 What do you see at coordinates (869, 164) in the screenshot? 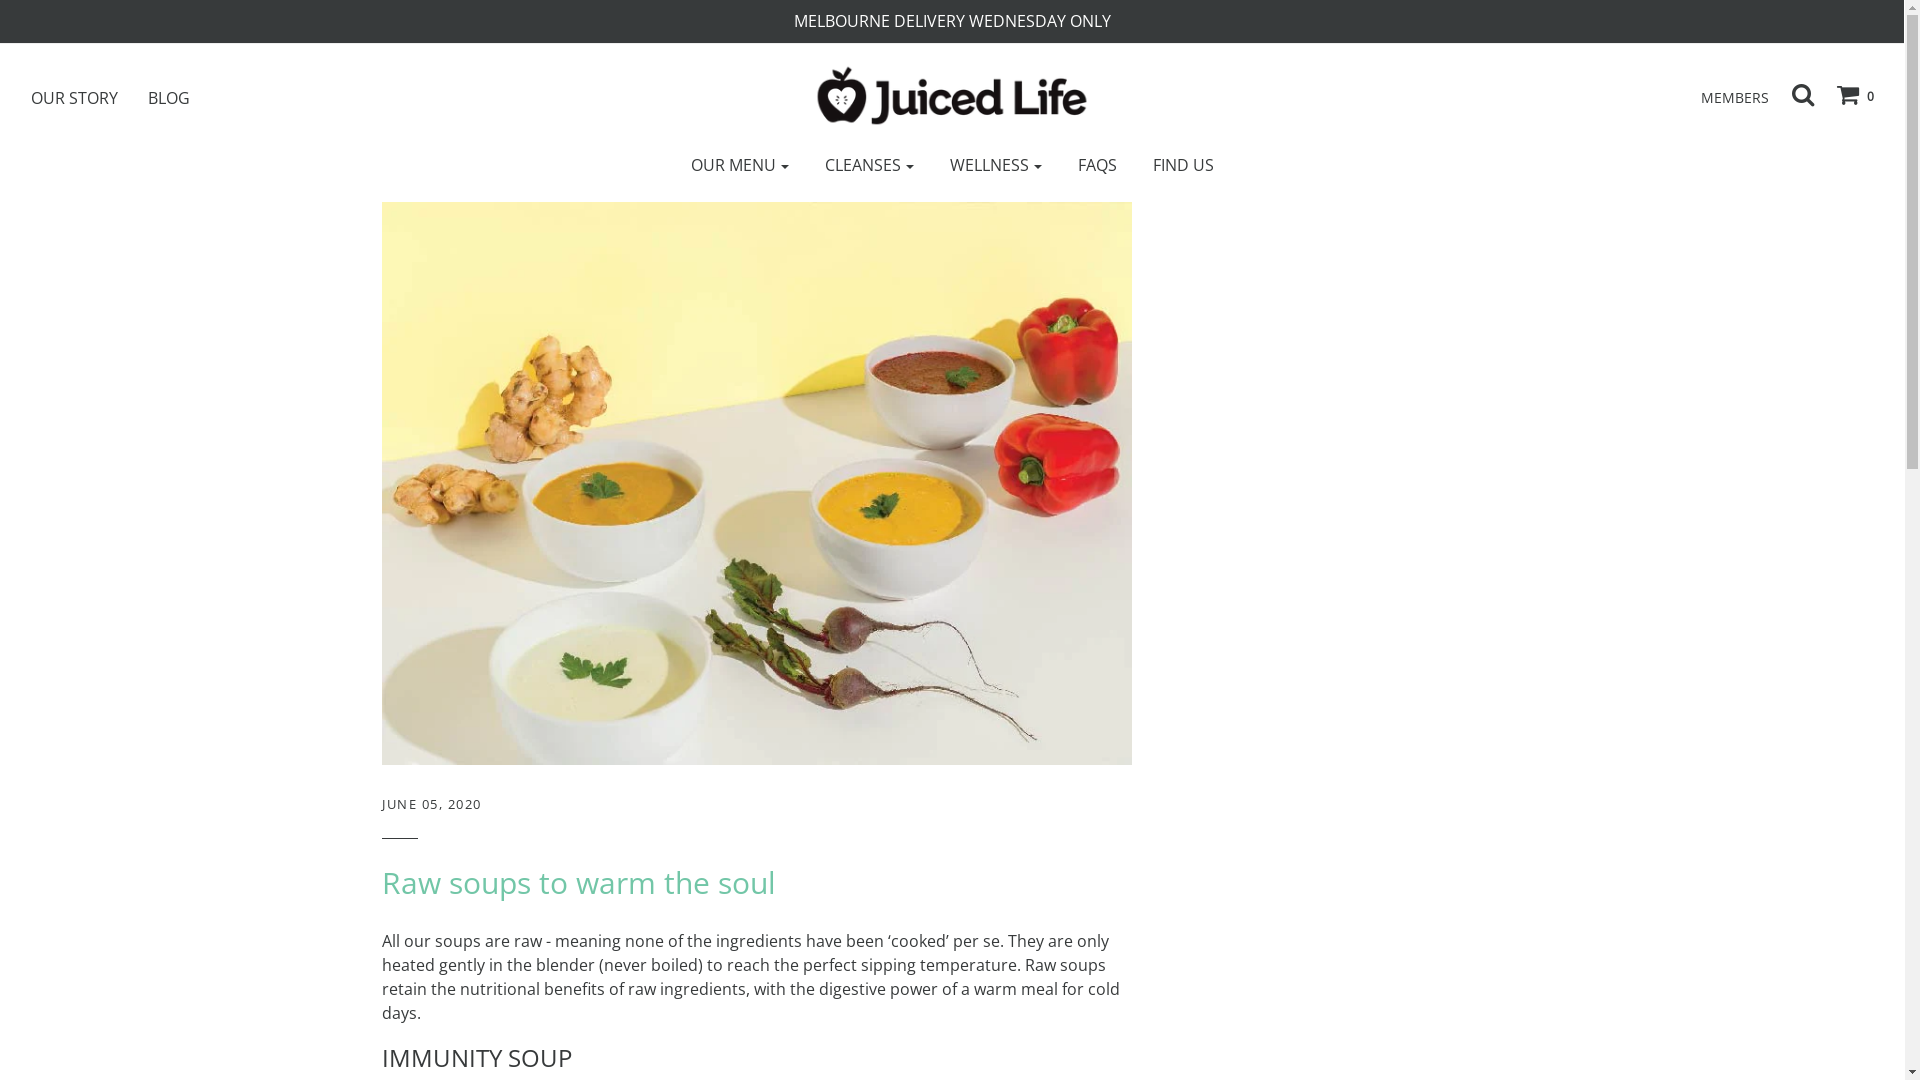
I see `'CLEANSES'` at bounding box center [869, 164].